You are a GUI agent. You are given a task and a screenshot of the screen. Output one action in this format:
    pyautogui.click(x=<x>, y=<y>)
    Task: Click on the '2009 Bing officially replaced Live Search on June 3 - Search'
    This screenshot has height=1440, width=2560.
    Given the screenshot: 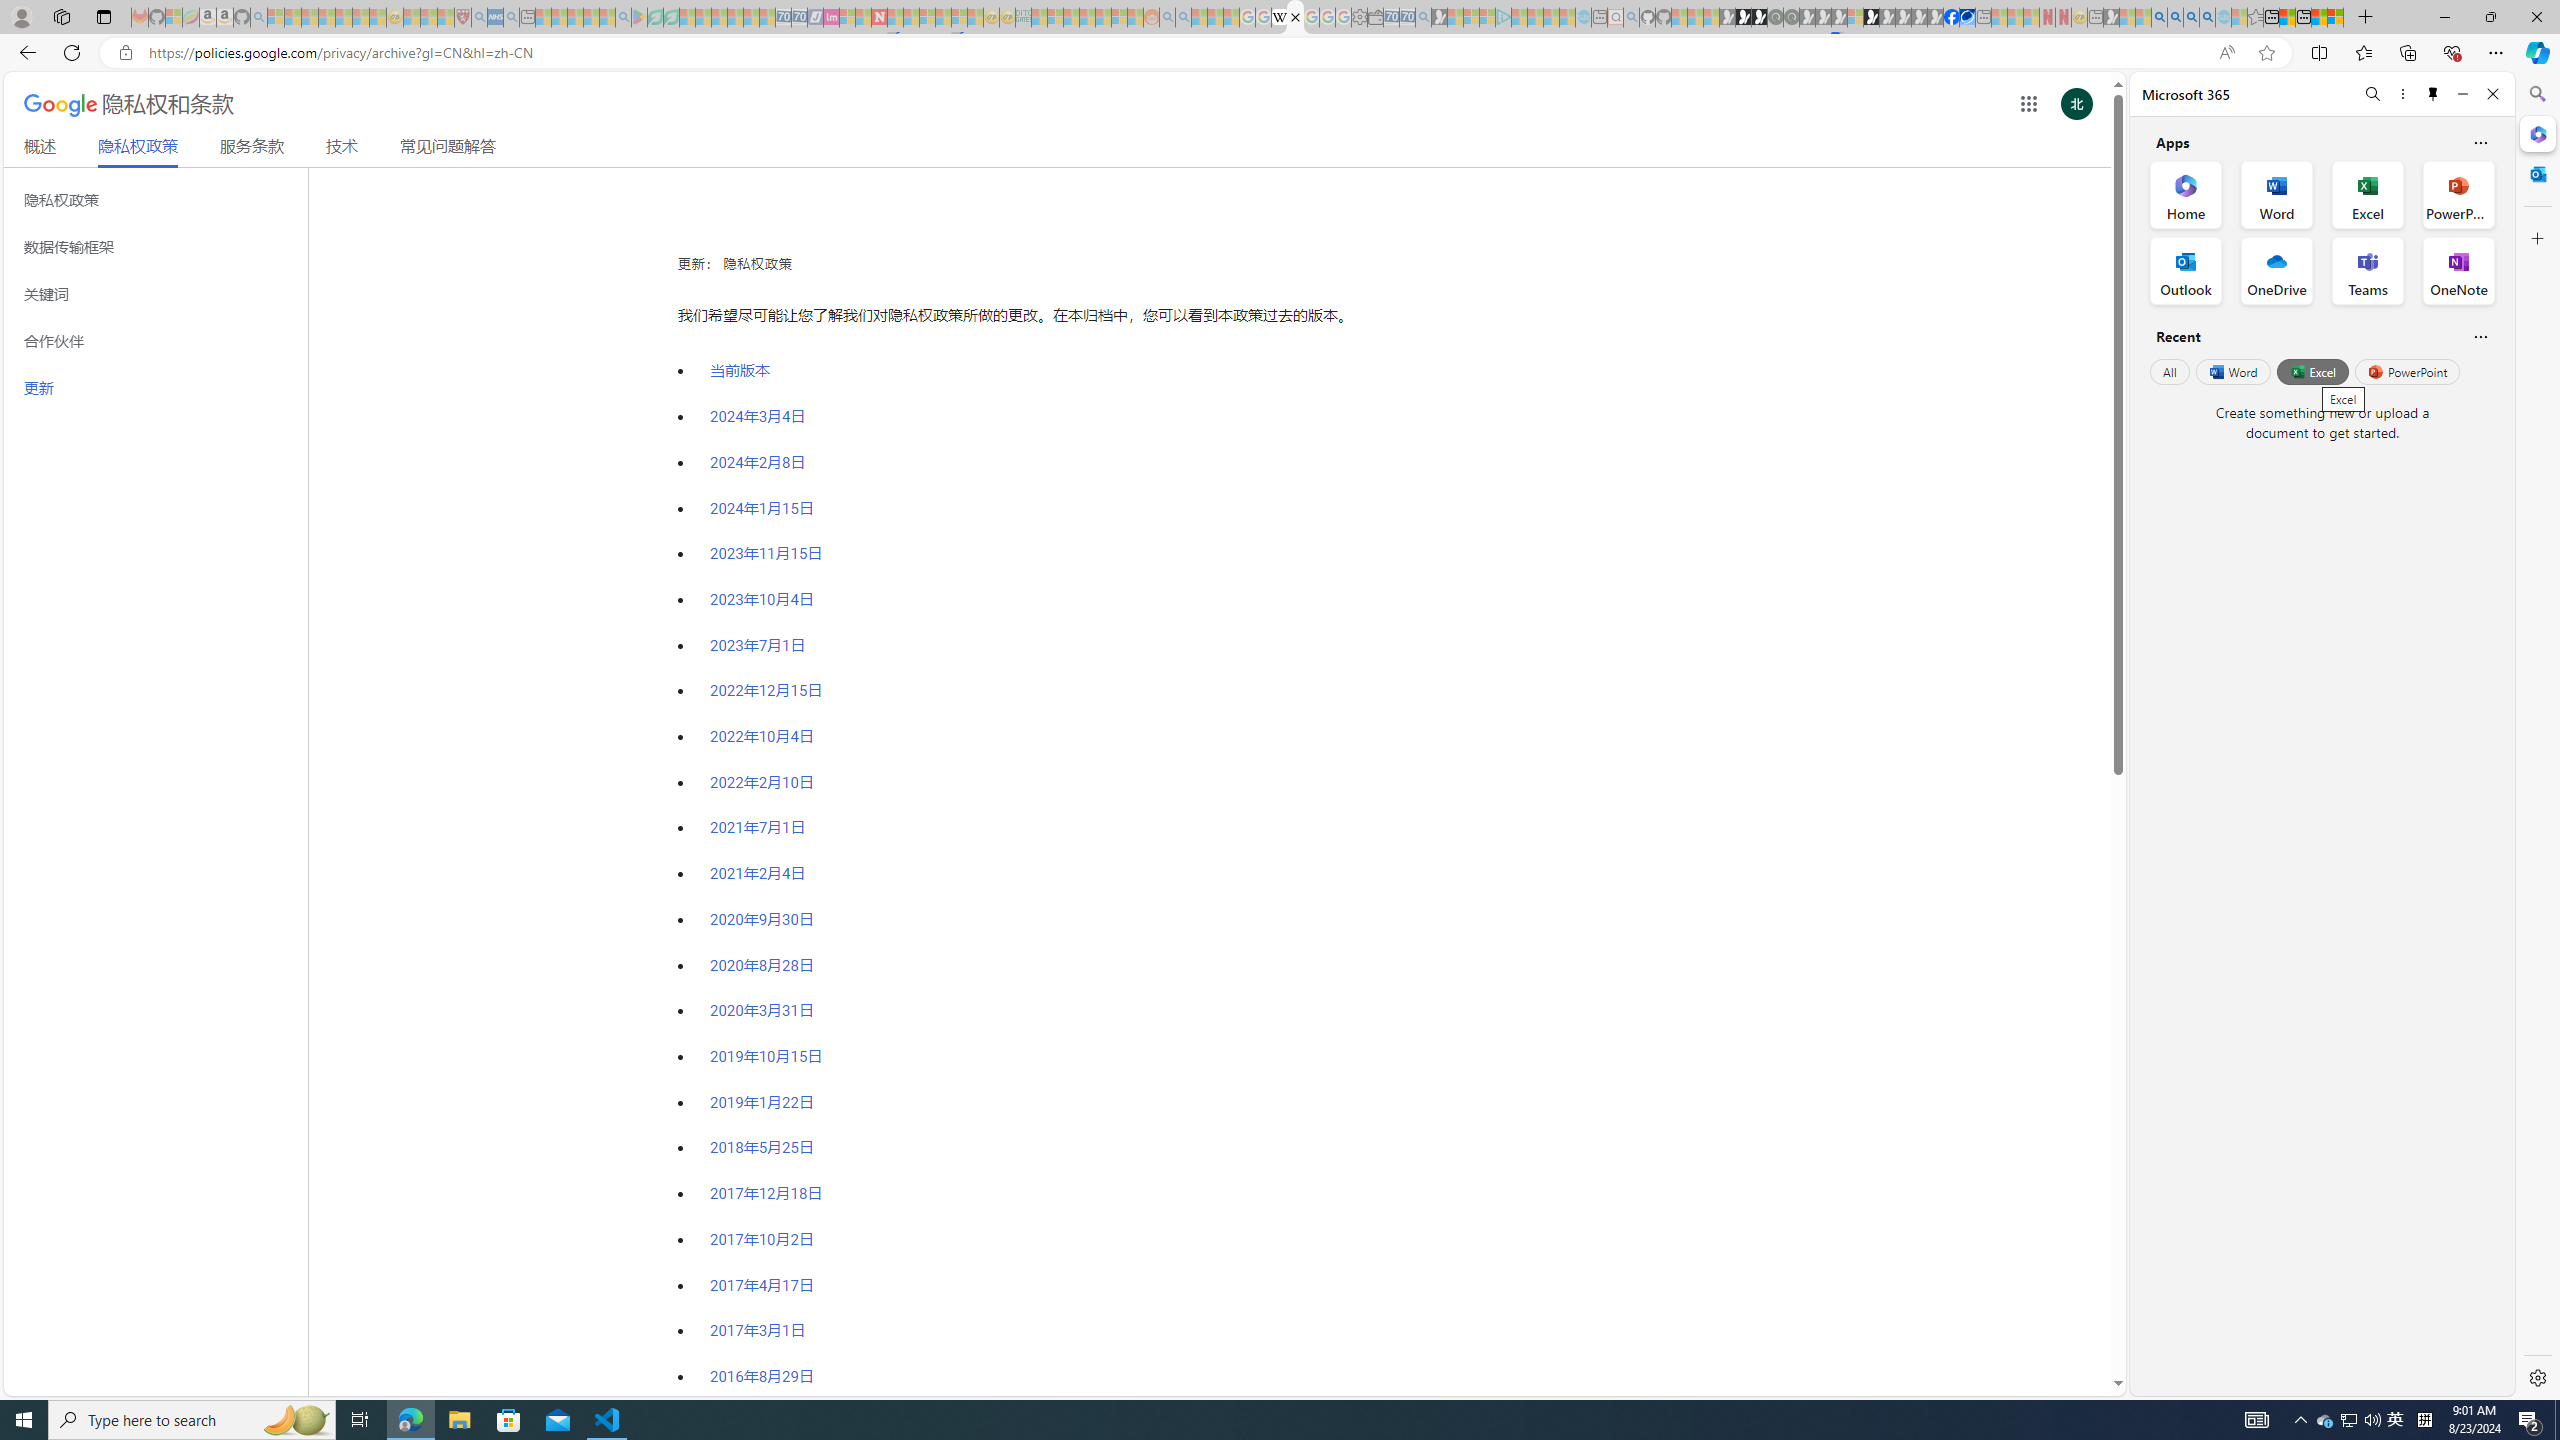 What is the action you would take?
    pyautogui.click(x=2173, y=16)
    